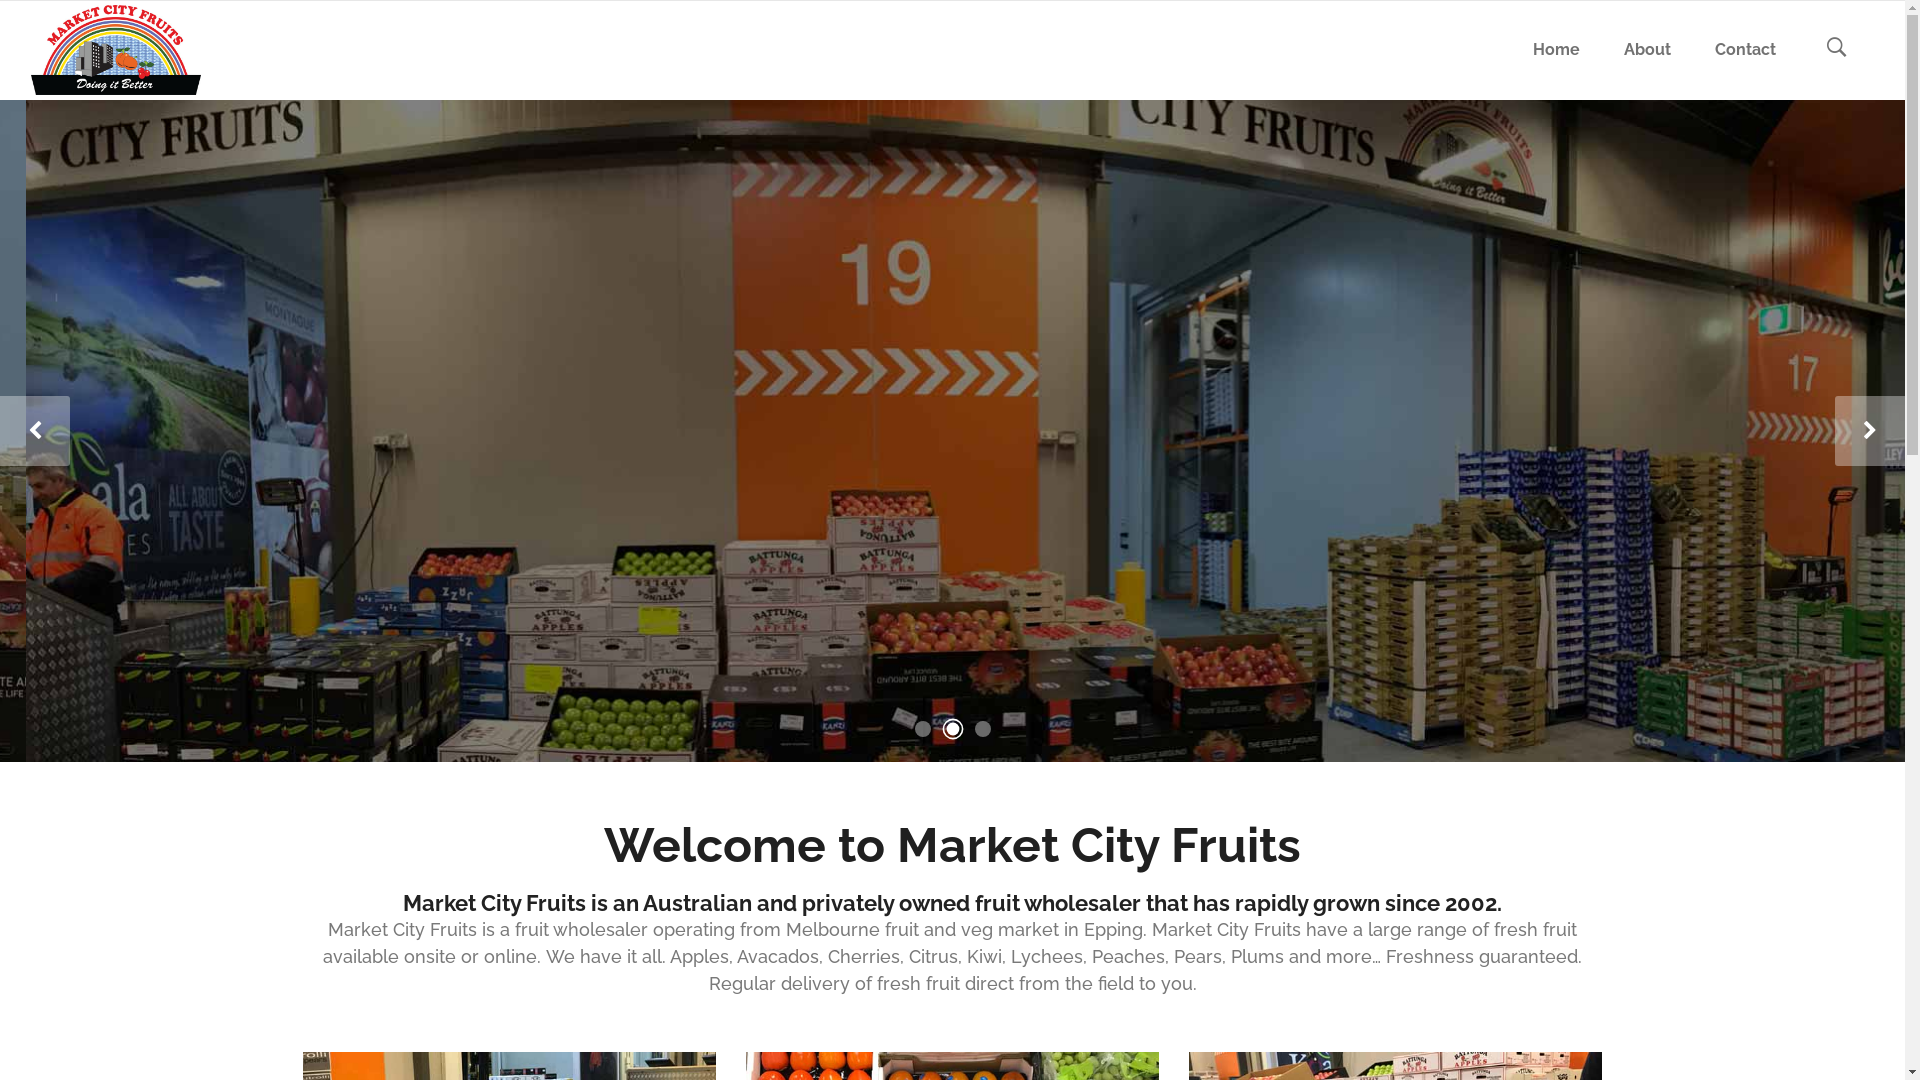 The image size is (1920, 1080). I want to click on 'Contact', so click(1744, 49).